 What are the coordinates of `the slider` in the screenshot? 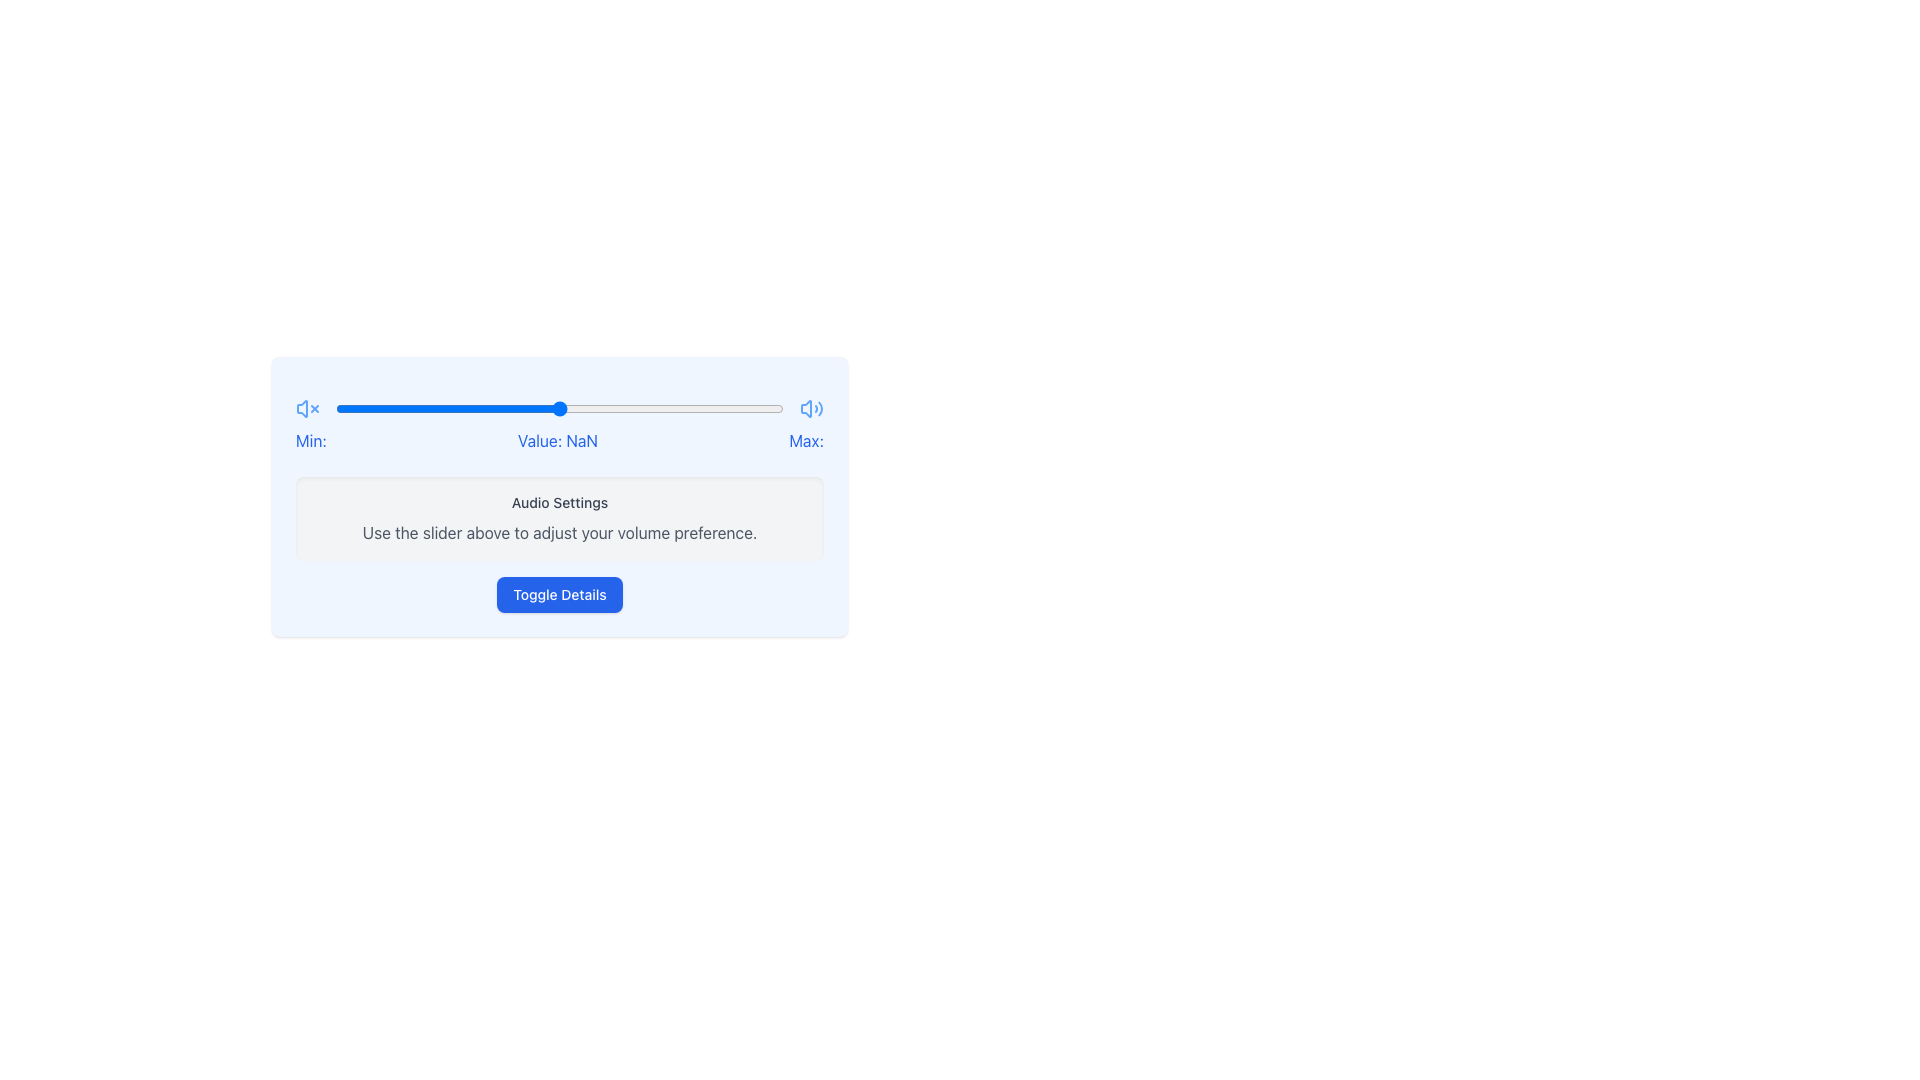 It's located at (537, 407).